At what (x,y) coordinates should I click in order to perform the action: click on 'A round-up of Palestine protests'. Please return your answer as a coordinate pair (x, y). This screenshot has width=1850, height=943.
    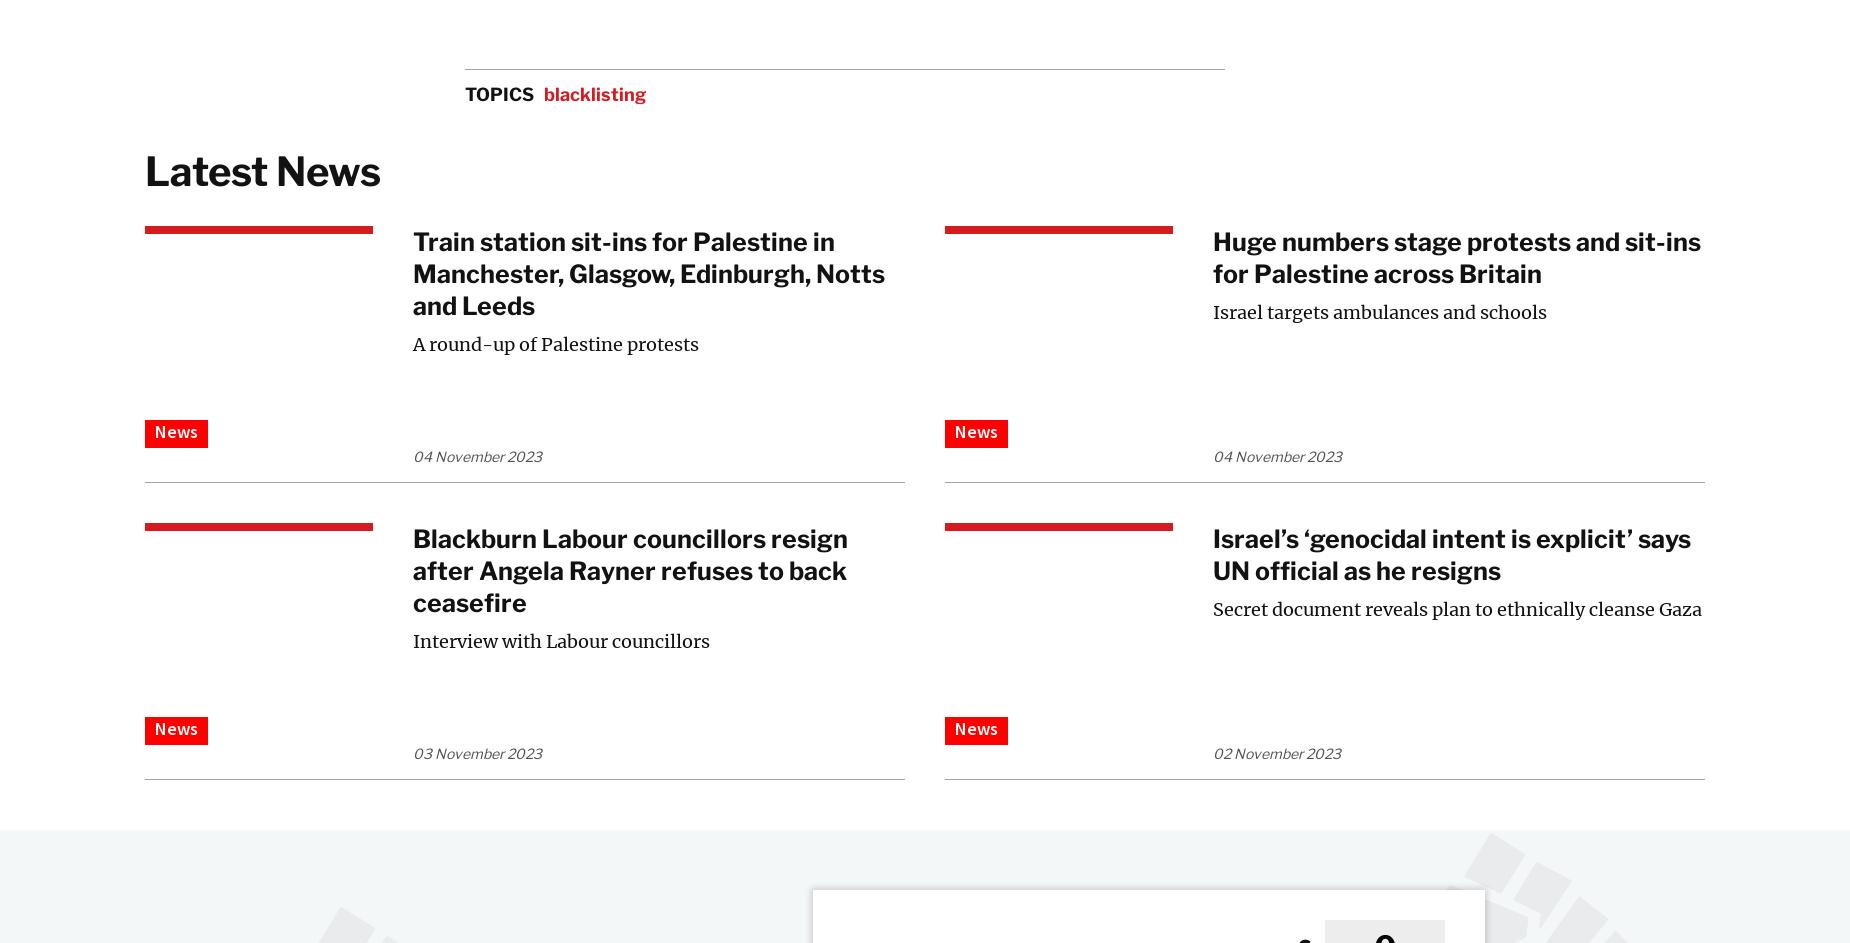
    Looking at the image, I should click on (555, 344).